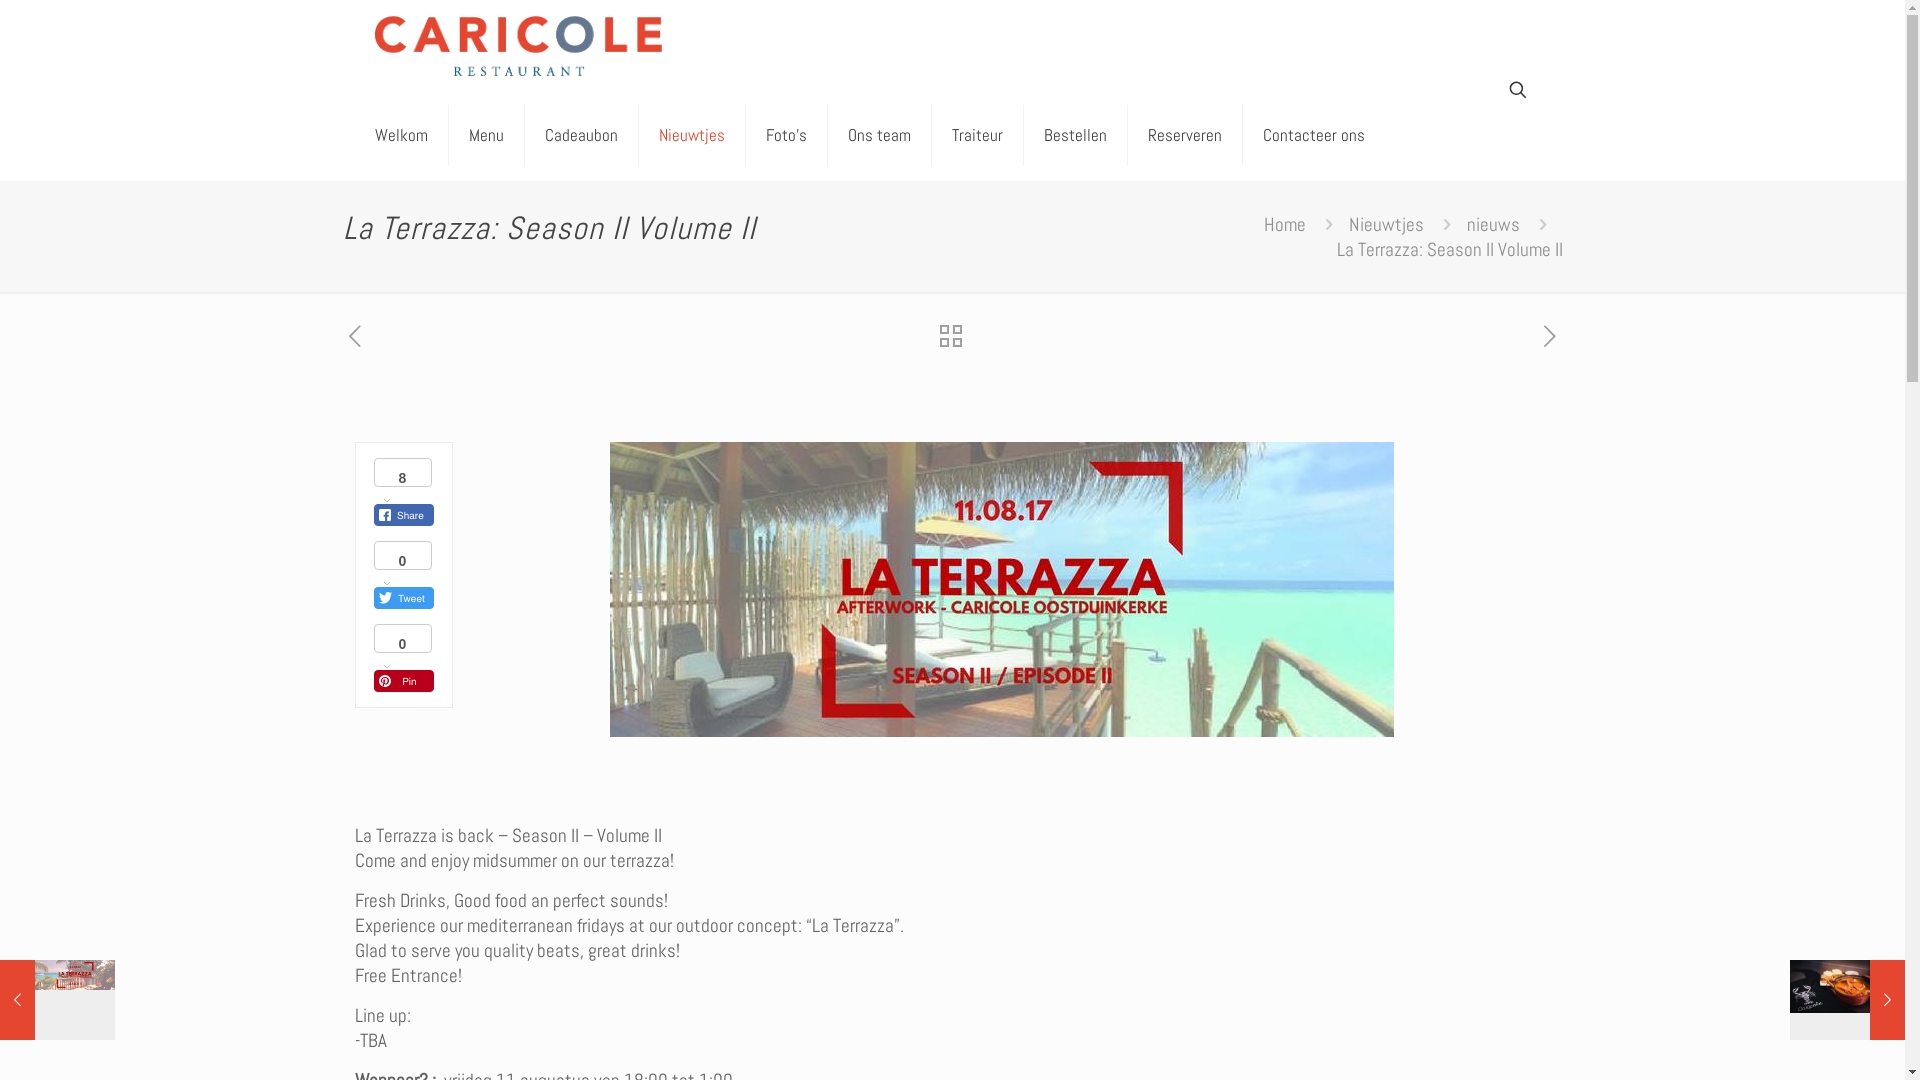 This screenshot has width=1920, height=1080. I want to click on 'Menu', so click(485, 135).